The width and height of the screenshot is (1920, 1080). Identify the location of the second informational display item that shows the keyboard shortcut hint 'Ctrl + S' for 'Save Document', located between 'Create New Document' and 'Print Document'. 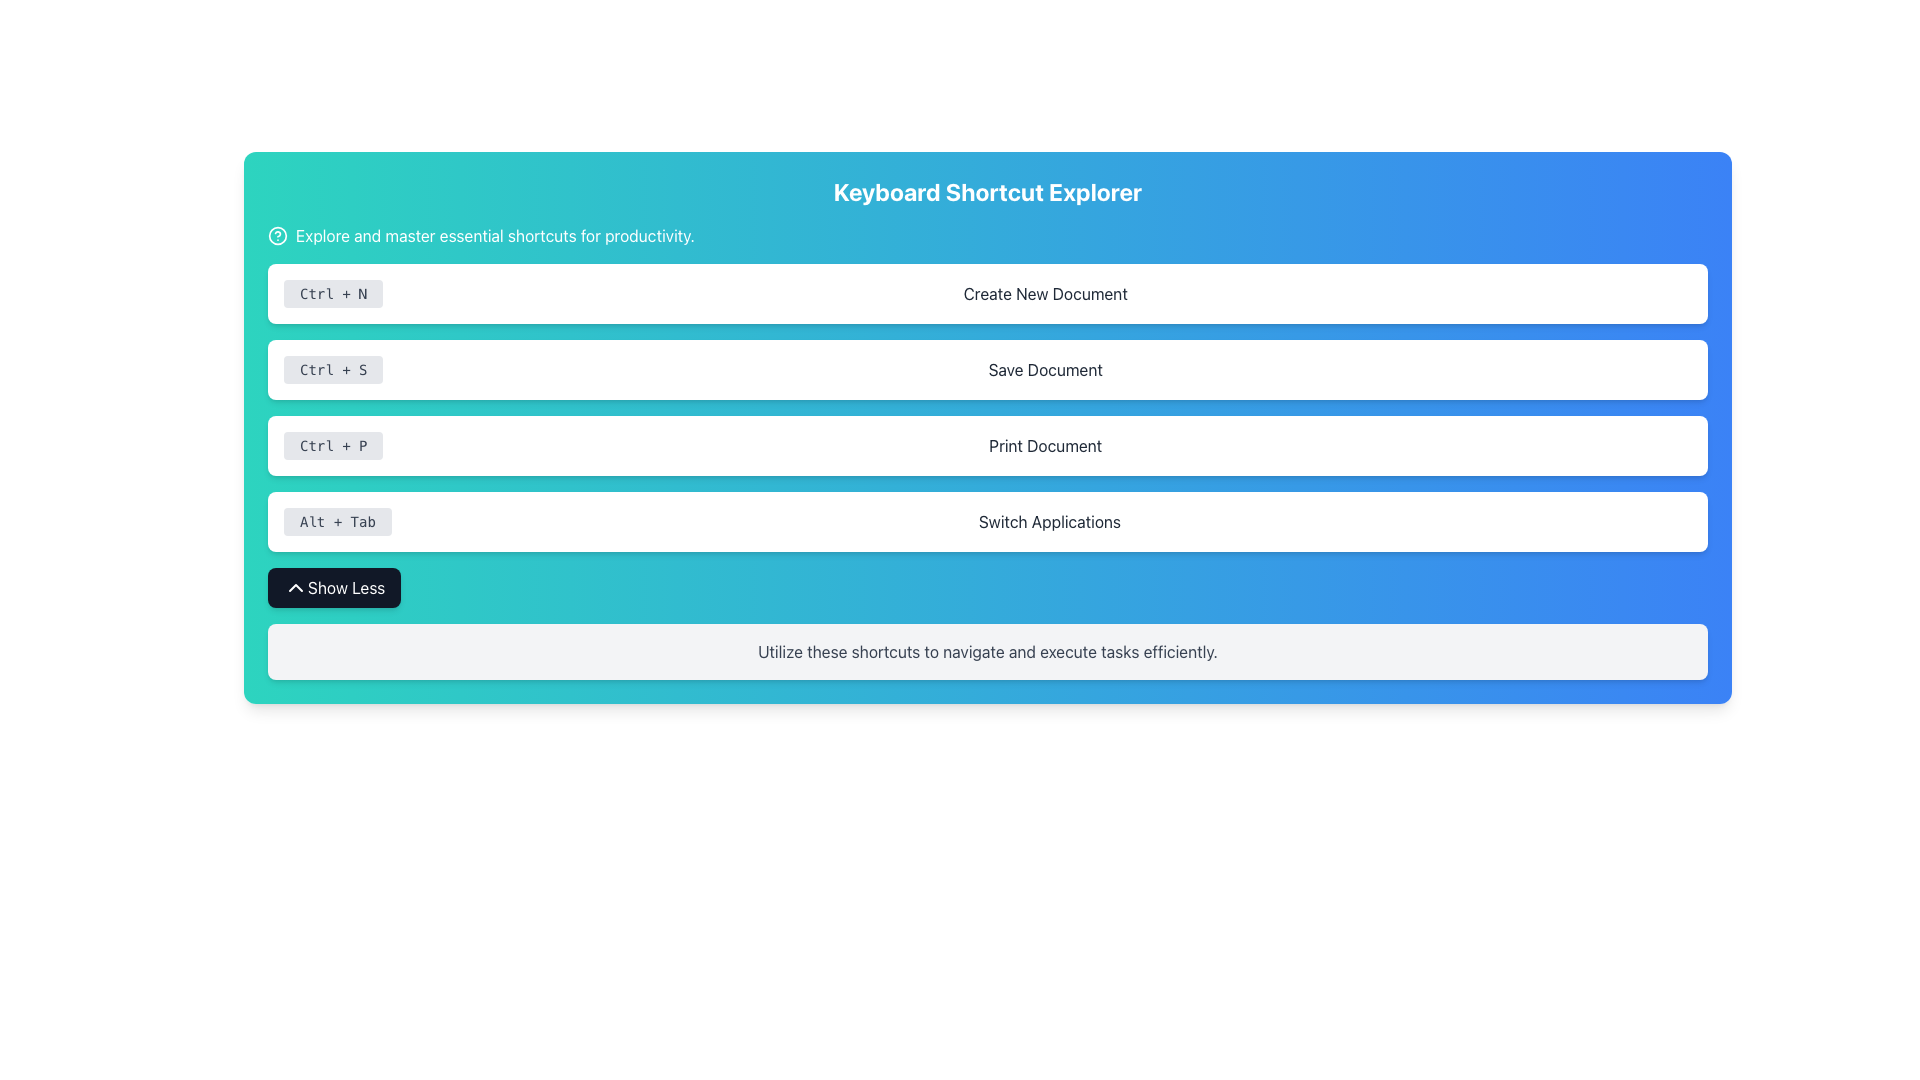
(988, 370).